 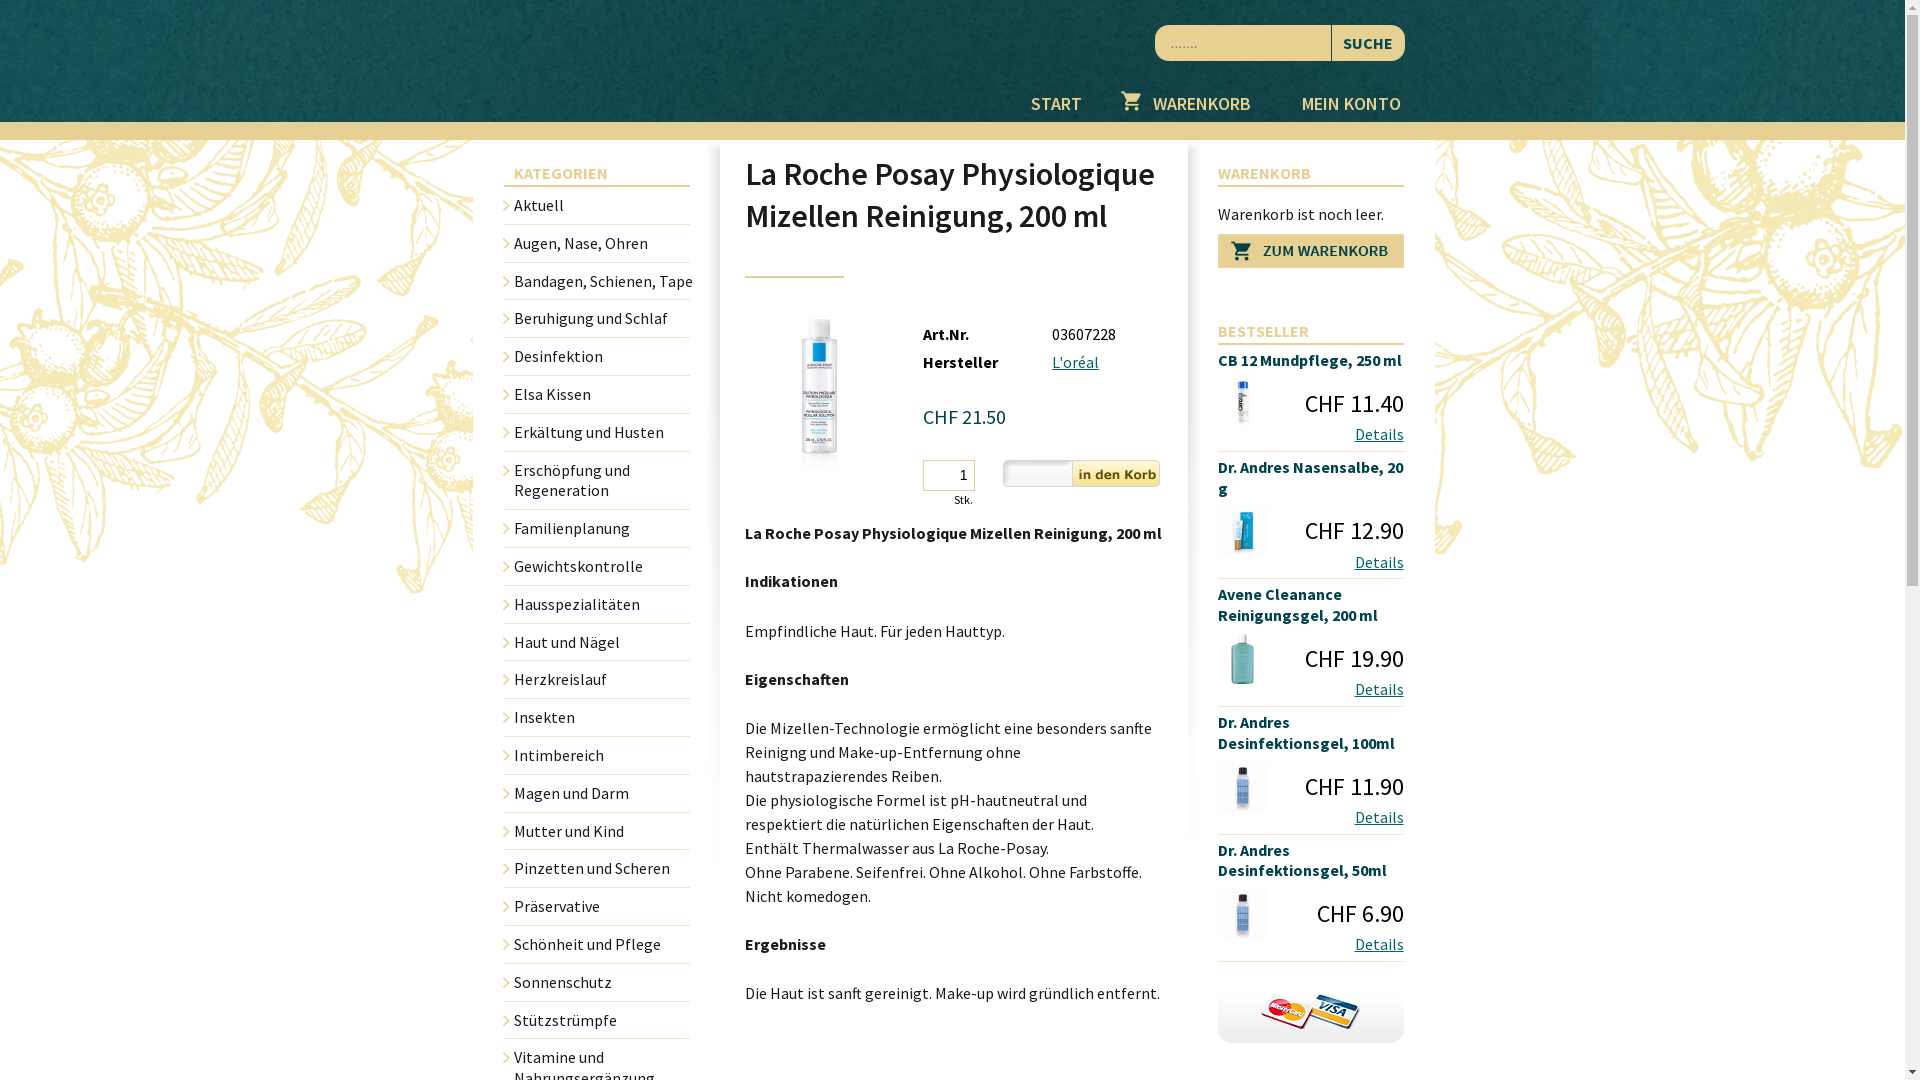 What do you see at coordinates (504, 281) in the screenshot?
I see `'Bandagen, Schienen, Tape'` at bounding box center [504, 281].